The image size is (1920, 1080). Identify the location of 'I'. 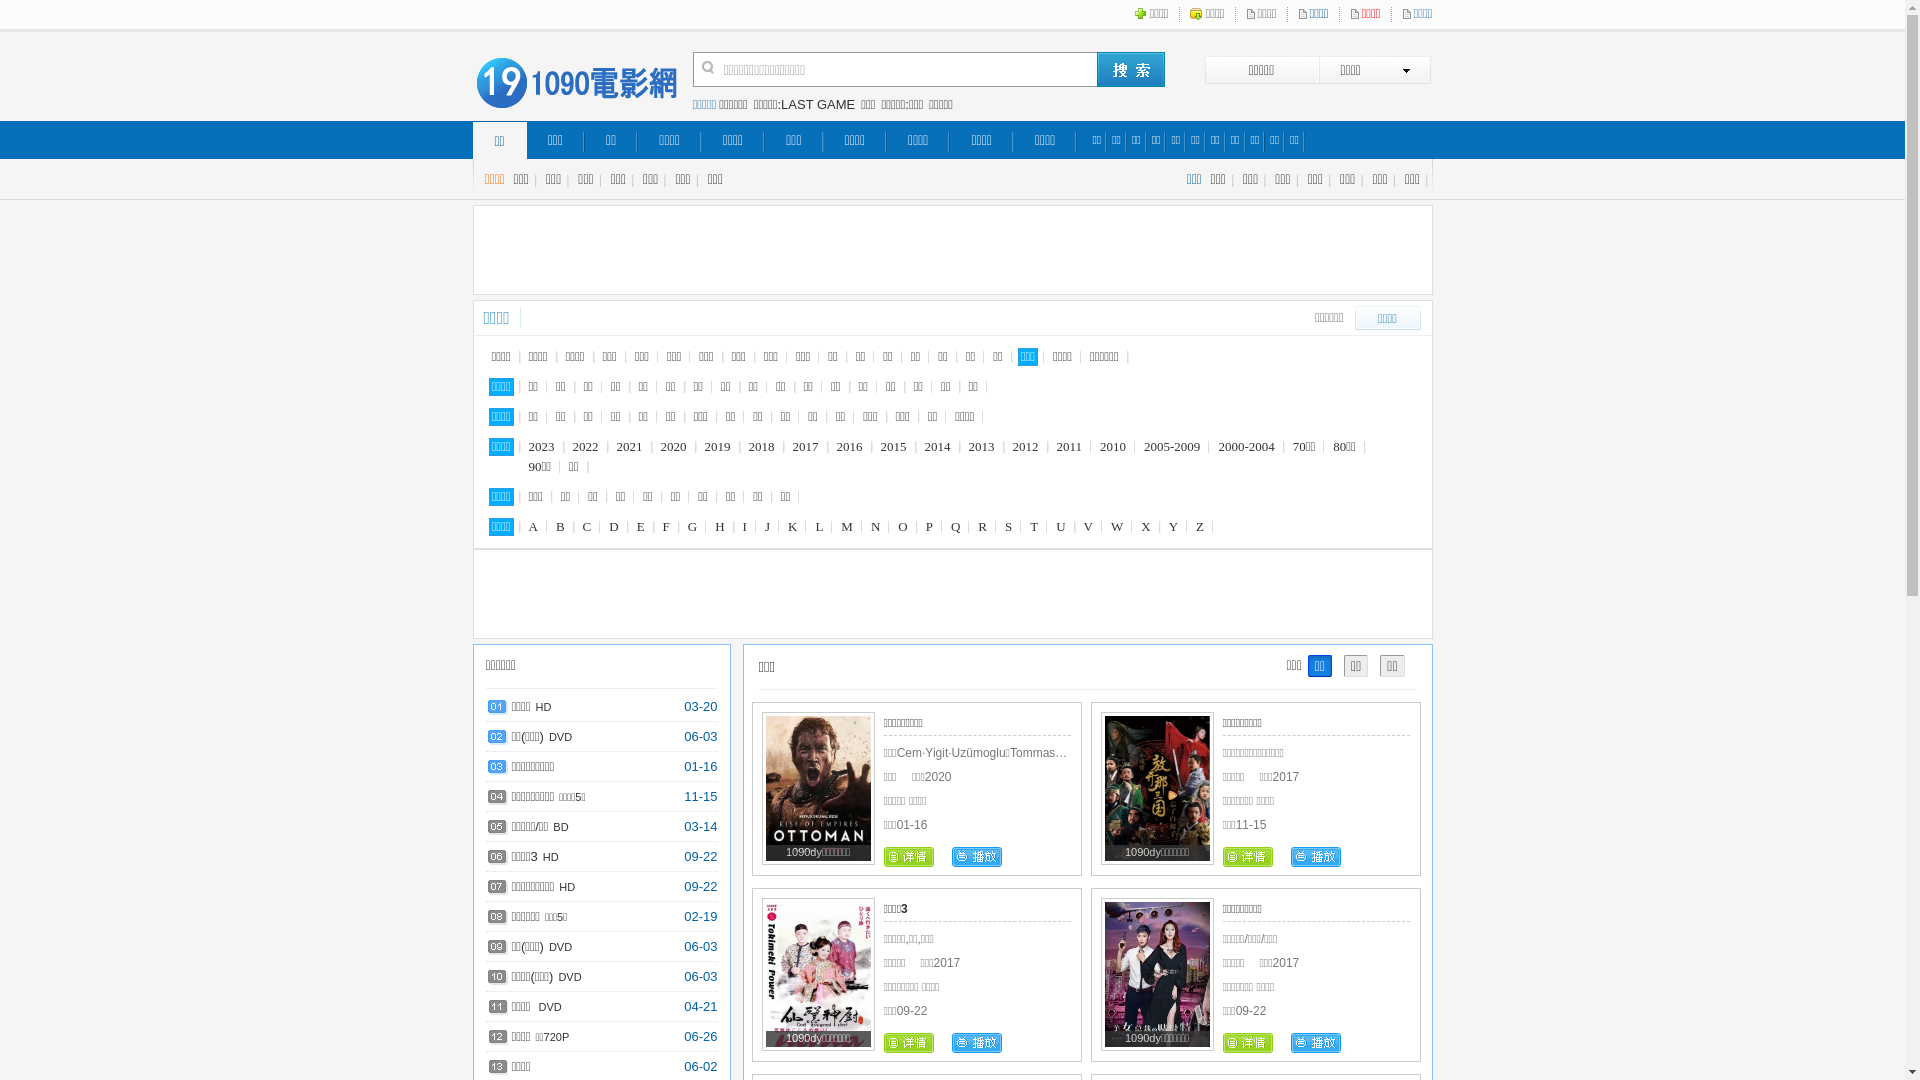
(743, 526).